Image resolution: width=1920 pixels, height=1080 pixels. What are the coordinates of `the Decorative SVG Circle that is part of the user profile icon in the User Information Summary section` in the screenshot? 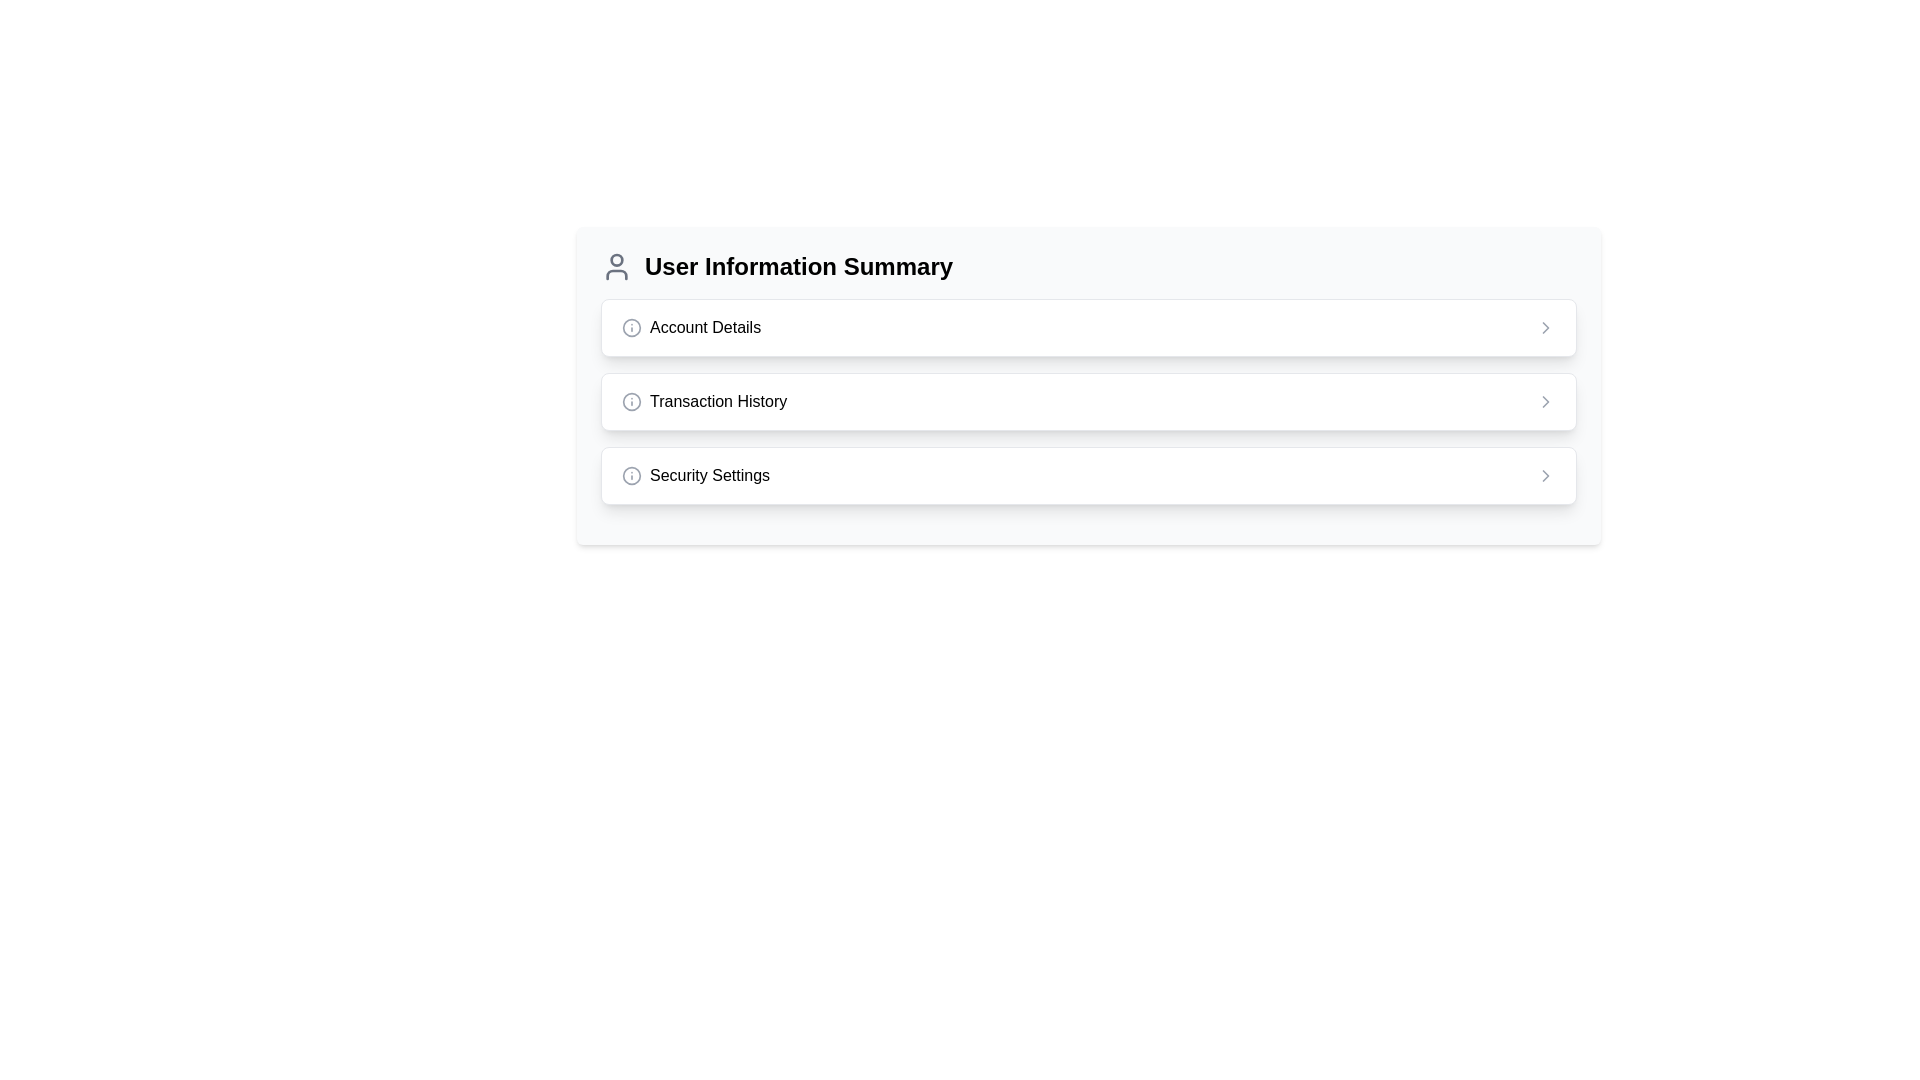 It's located at (616, 258).